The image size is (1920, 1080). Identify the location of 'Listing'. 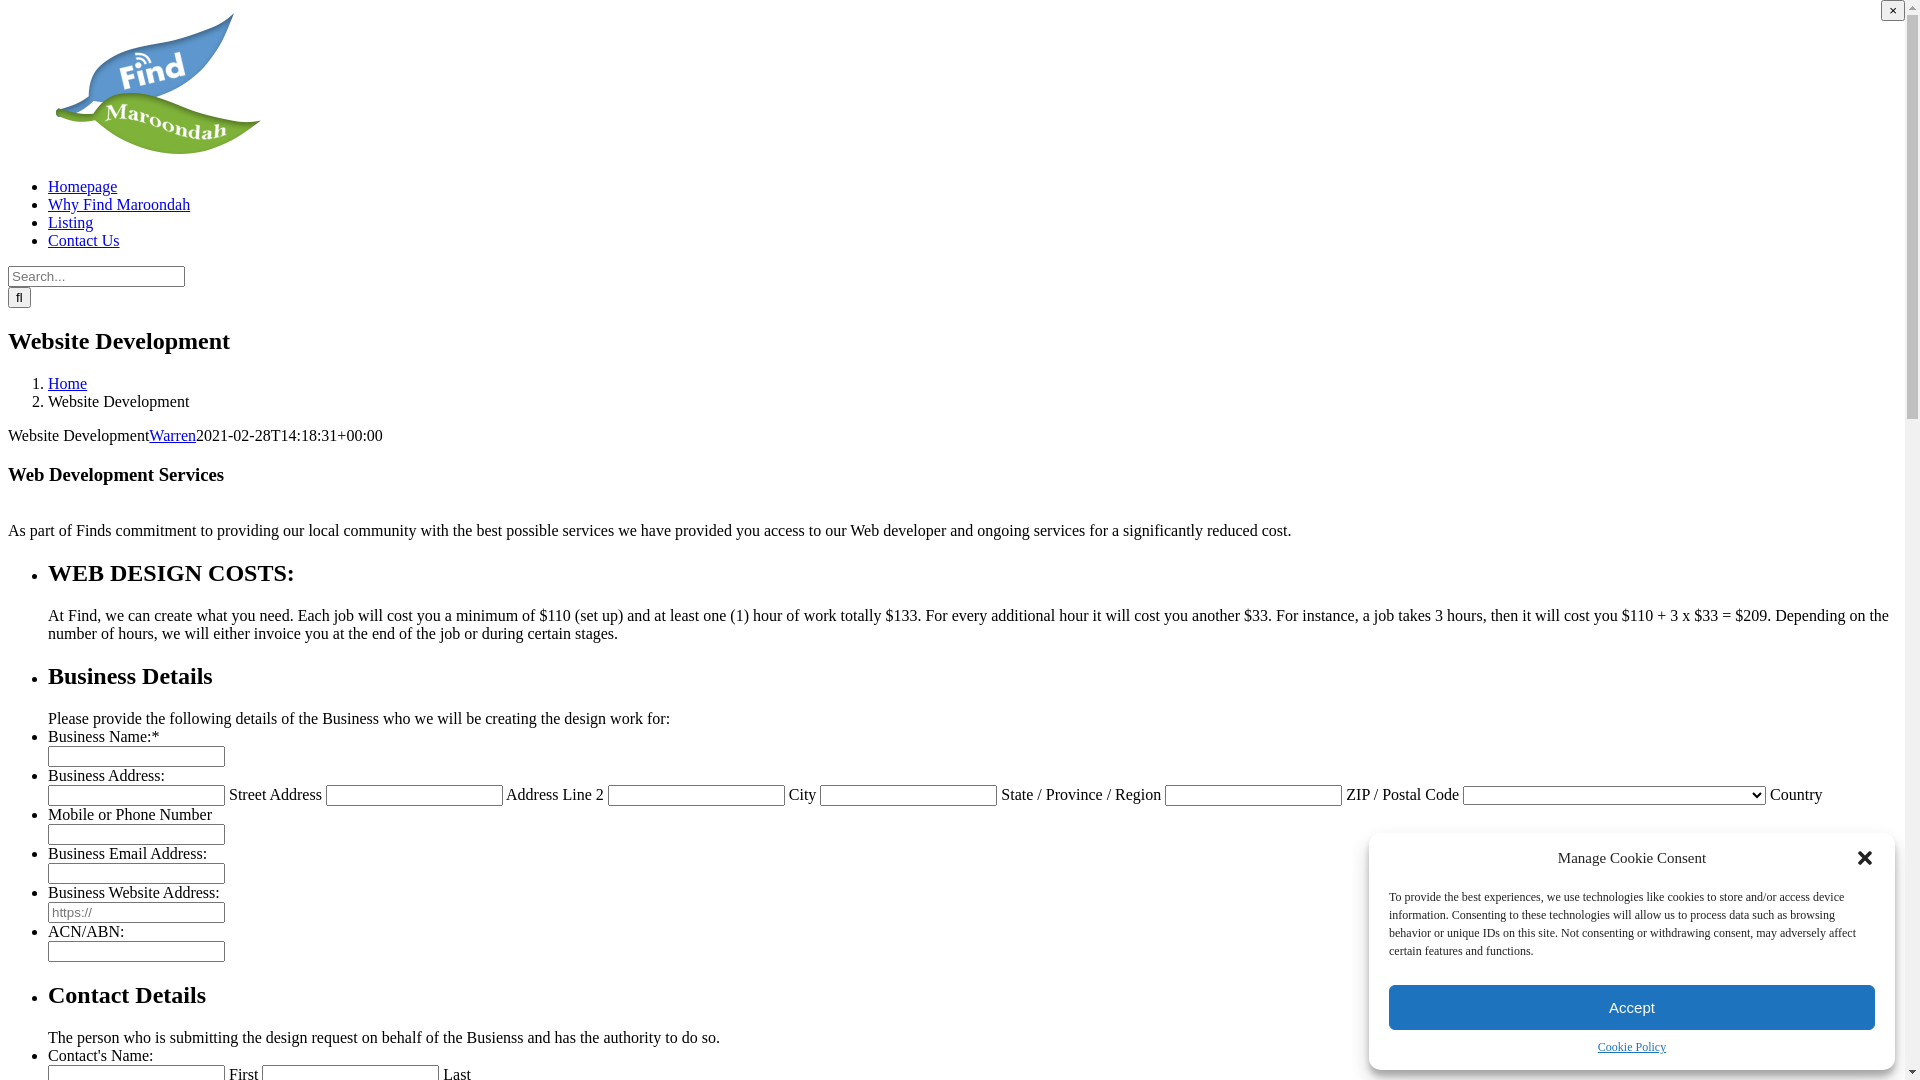
(70, 222).